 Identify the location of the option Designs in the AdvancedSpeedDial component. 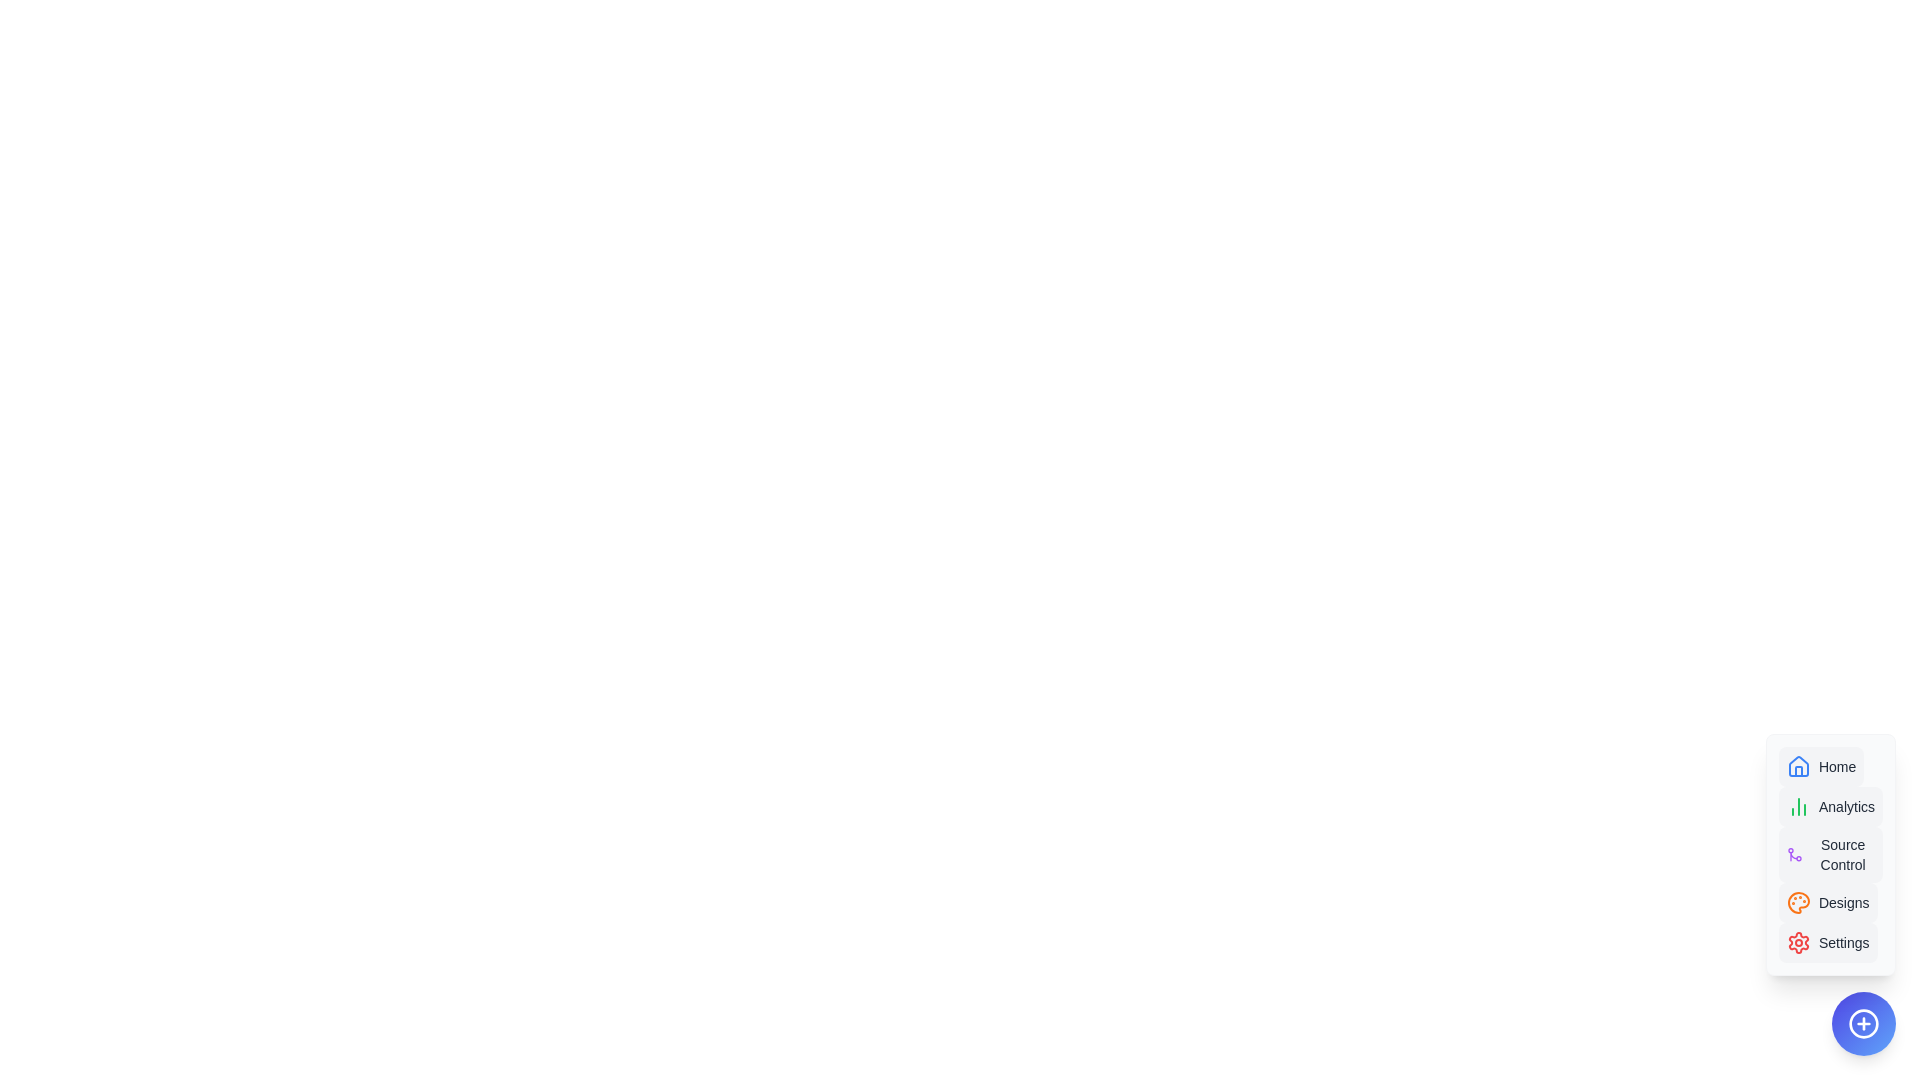
(1828, 902).